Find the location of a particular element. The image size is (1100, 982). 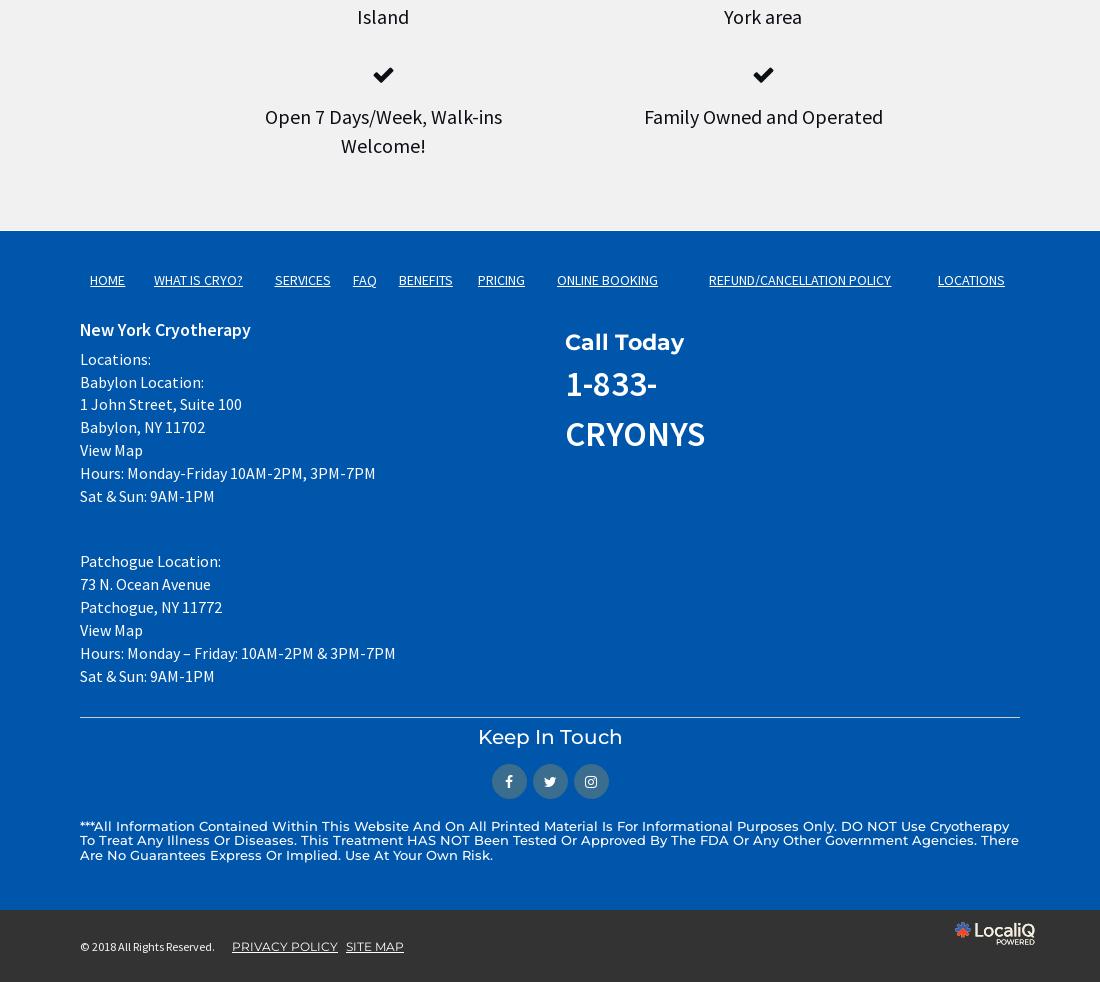

'73 N. Ocean Avenue' is located at coordinates (79, 582).